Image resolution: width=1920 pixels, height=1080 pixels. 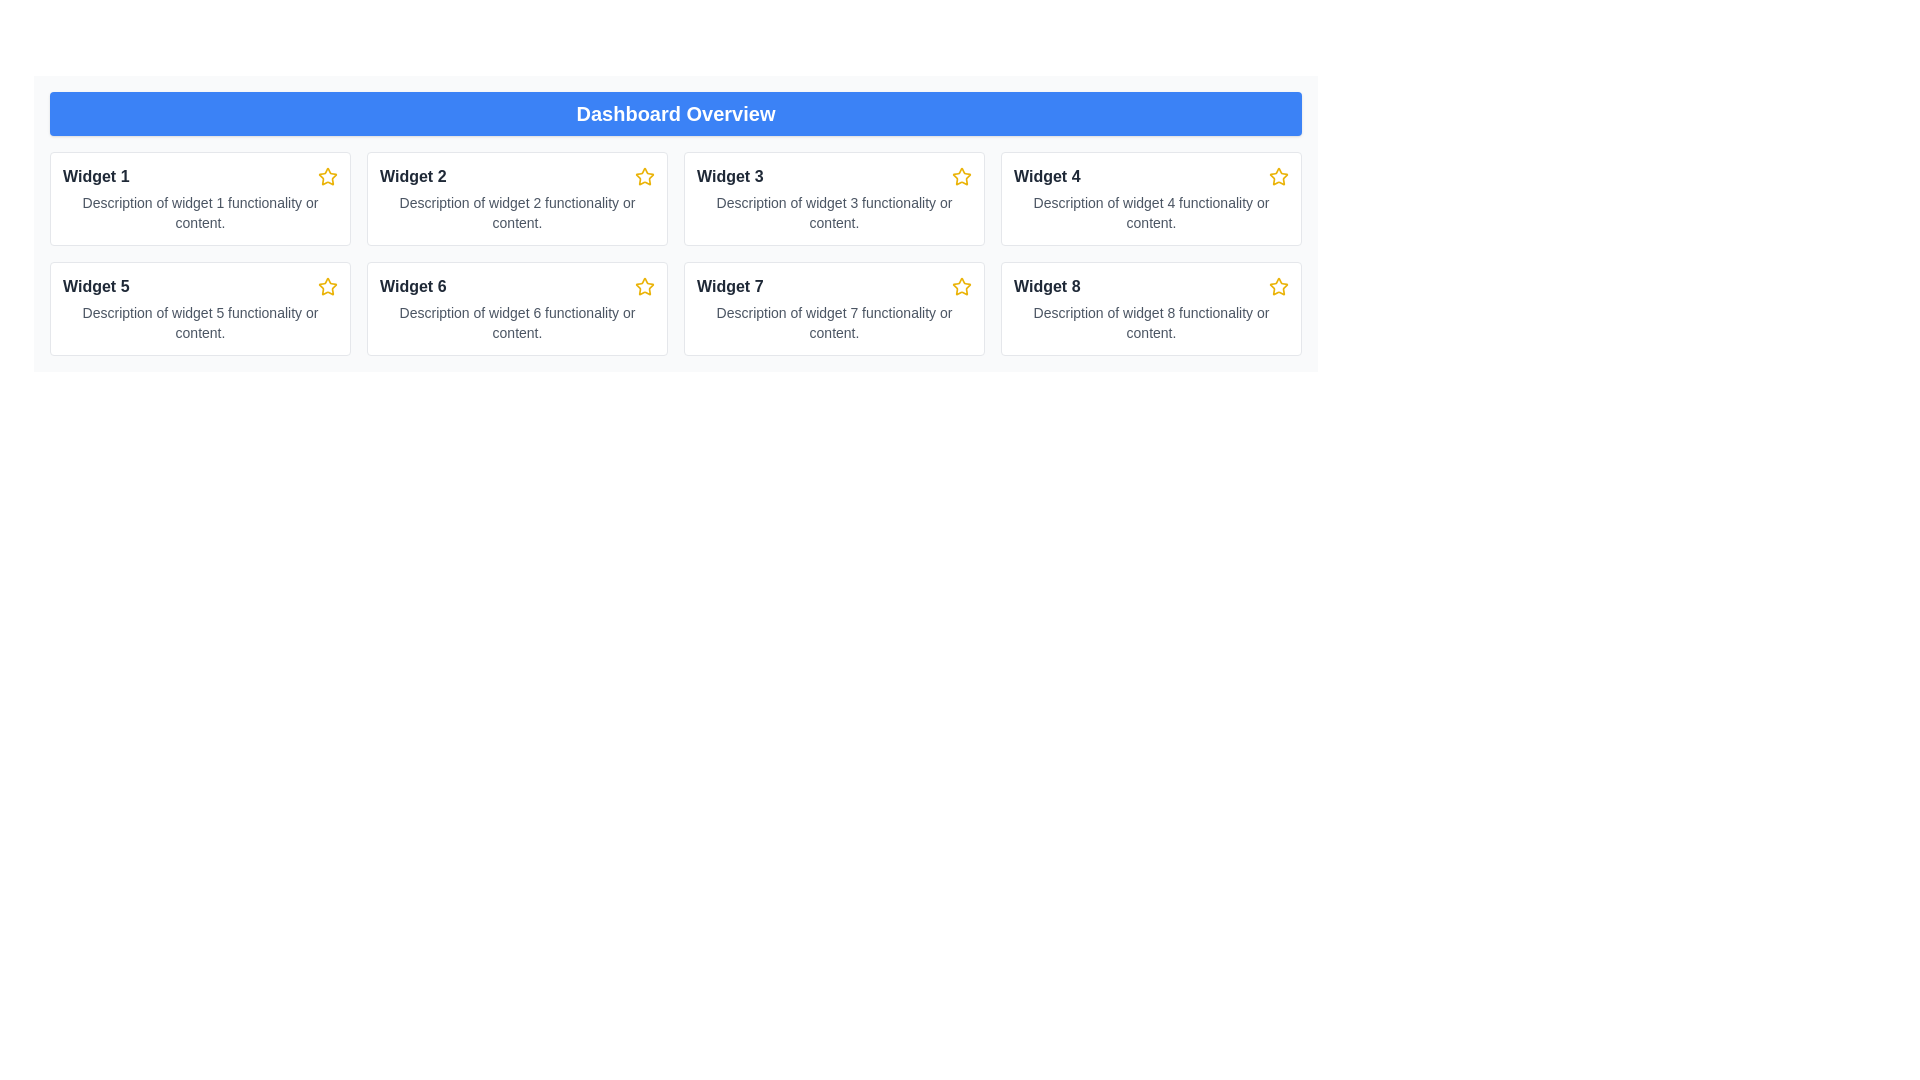 What do you see at coordinates (200, 322) in the screenshot?
I see `the text block that reads 'Description of widget 5 functionality or content', which is styled with small gray text and located below the title 'Widget 5'` at bounding box center [200, 322].